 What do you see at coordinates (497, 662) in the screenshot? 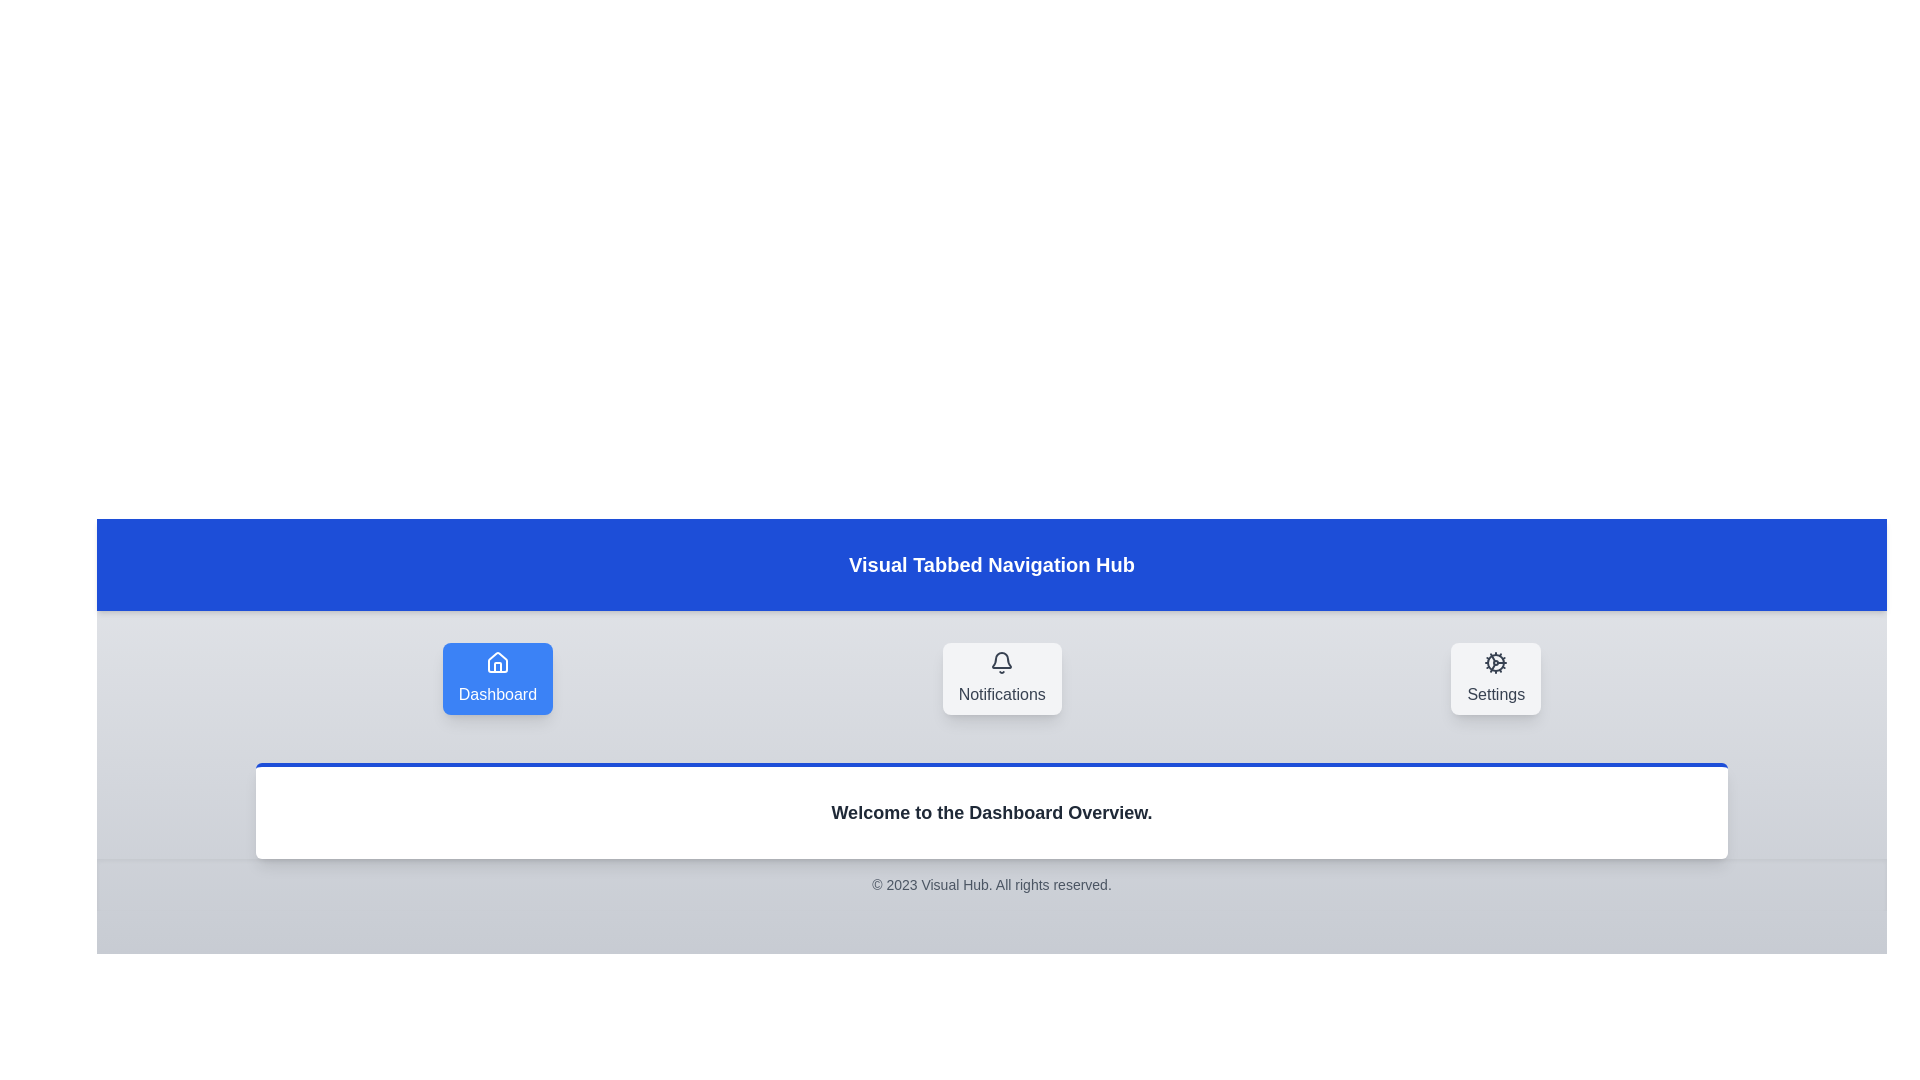
I see `the home icon that represents the 'Dashboard' functionality, which is centrally located within the Dashboard button and overlays a blue rounded rectangle background` at bounding box center [497, 662].